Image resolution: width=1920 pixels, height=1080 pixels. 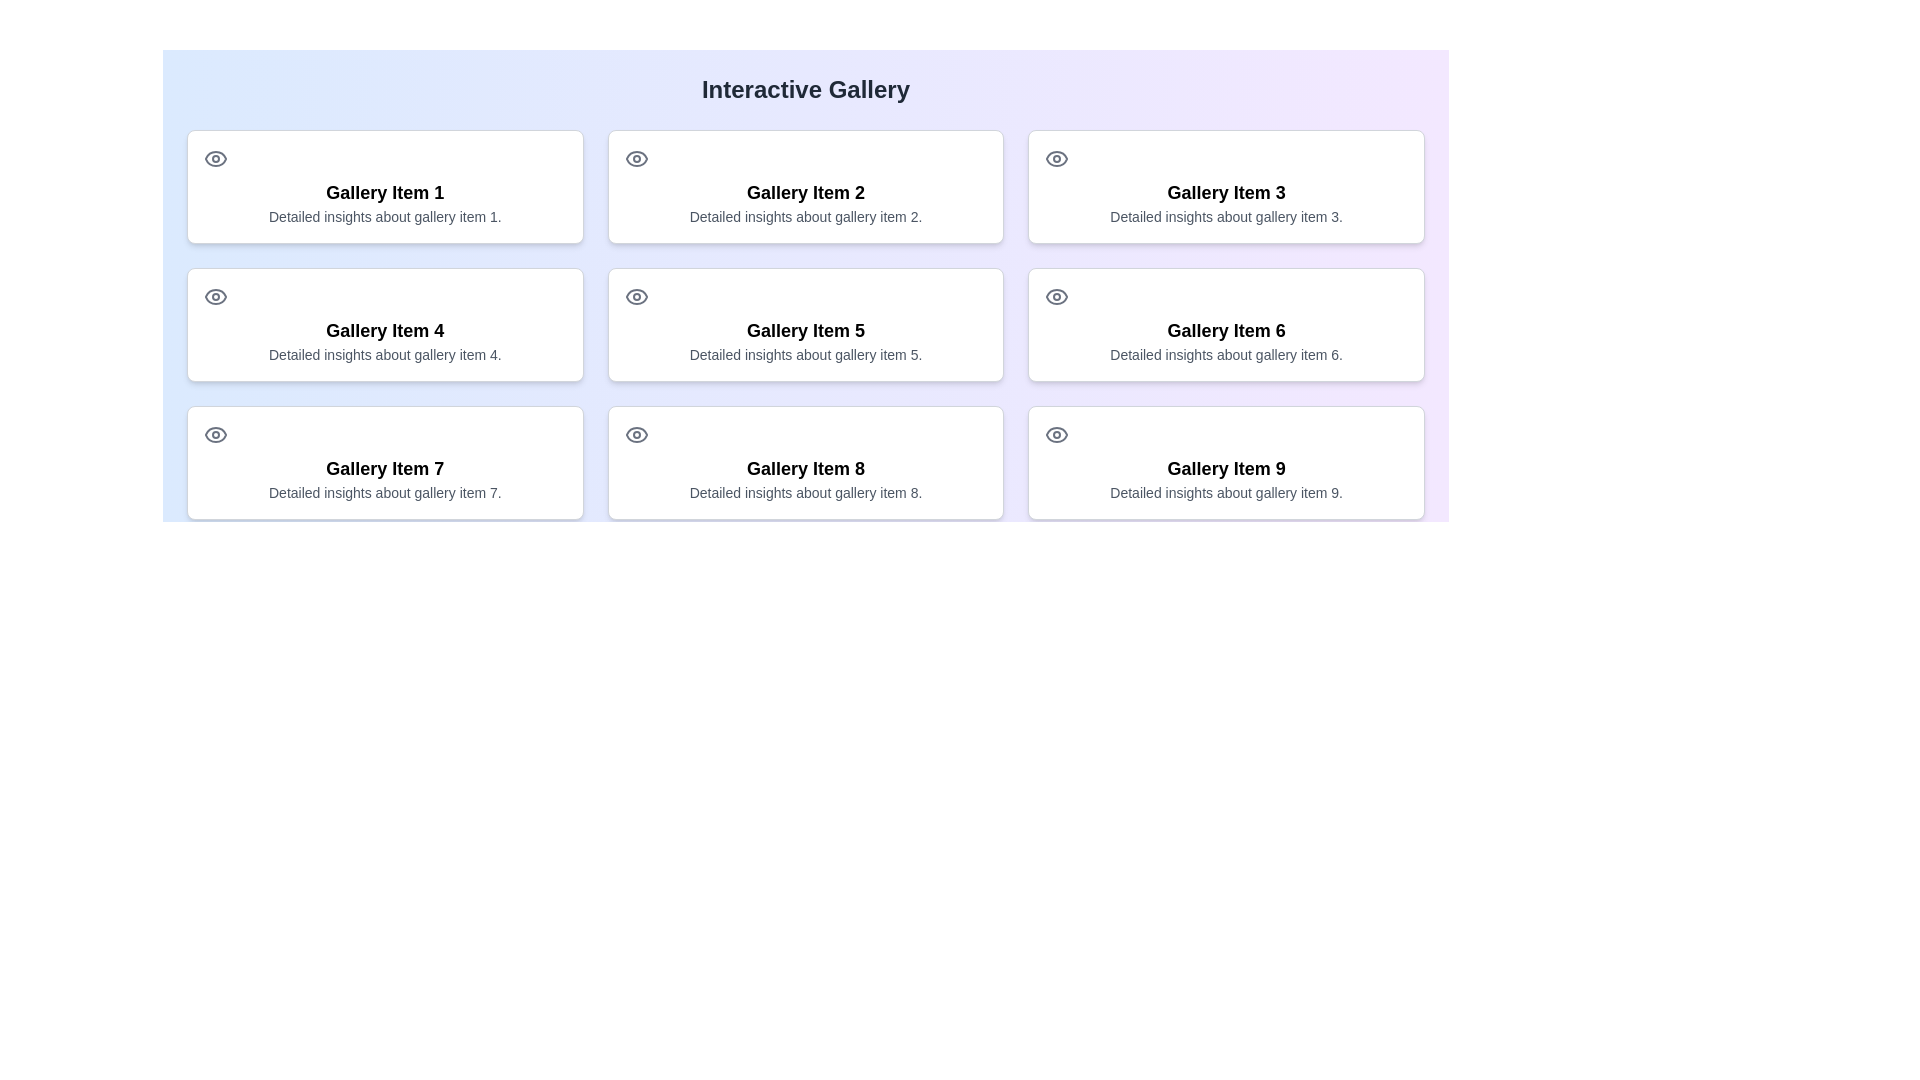 What do you see at coordinates (385, 192) in the screenshot?
I see `static text label that serves as the title for 'Gallery Item 1'` at bounding box center [385, 192].